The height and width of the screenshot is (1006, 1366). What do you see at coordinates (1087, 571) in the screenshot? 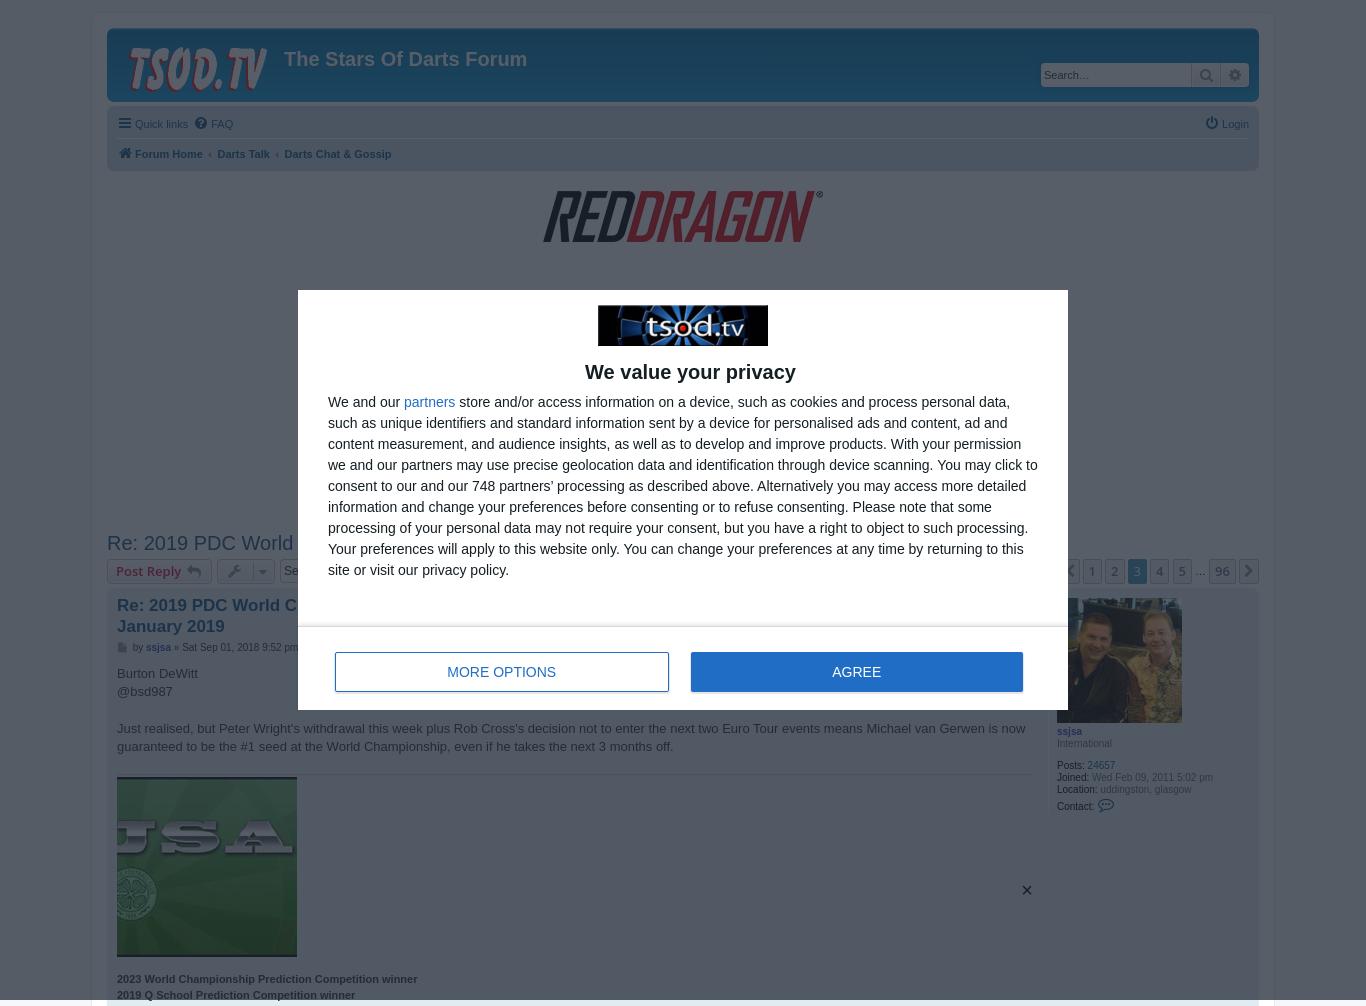
I see `'1'` at bounding box center [1087, 571].